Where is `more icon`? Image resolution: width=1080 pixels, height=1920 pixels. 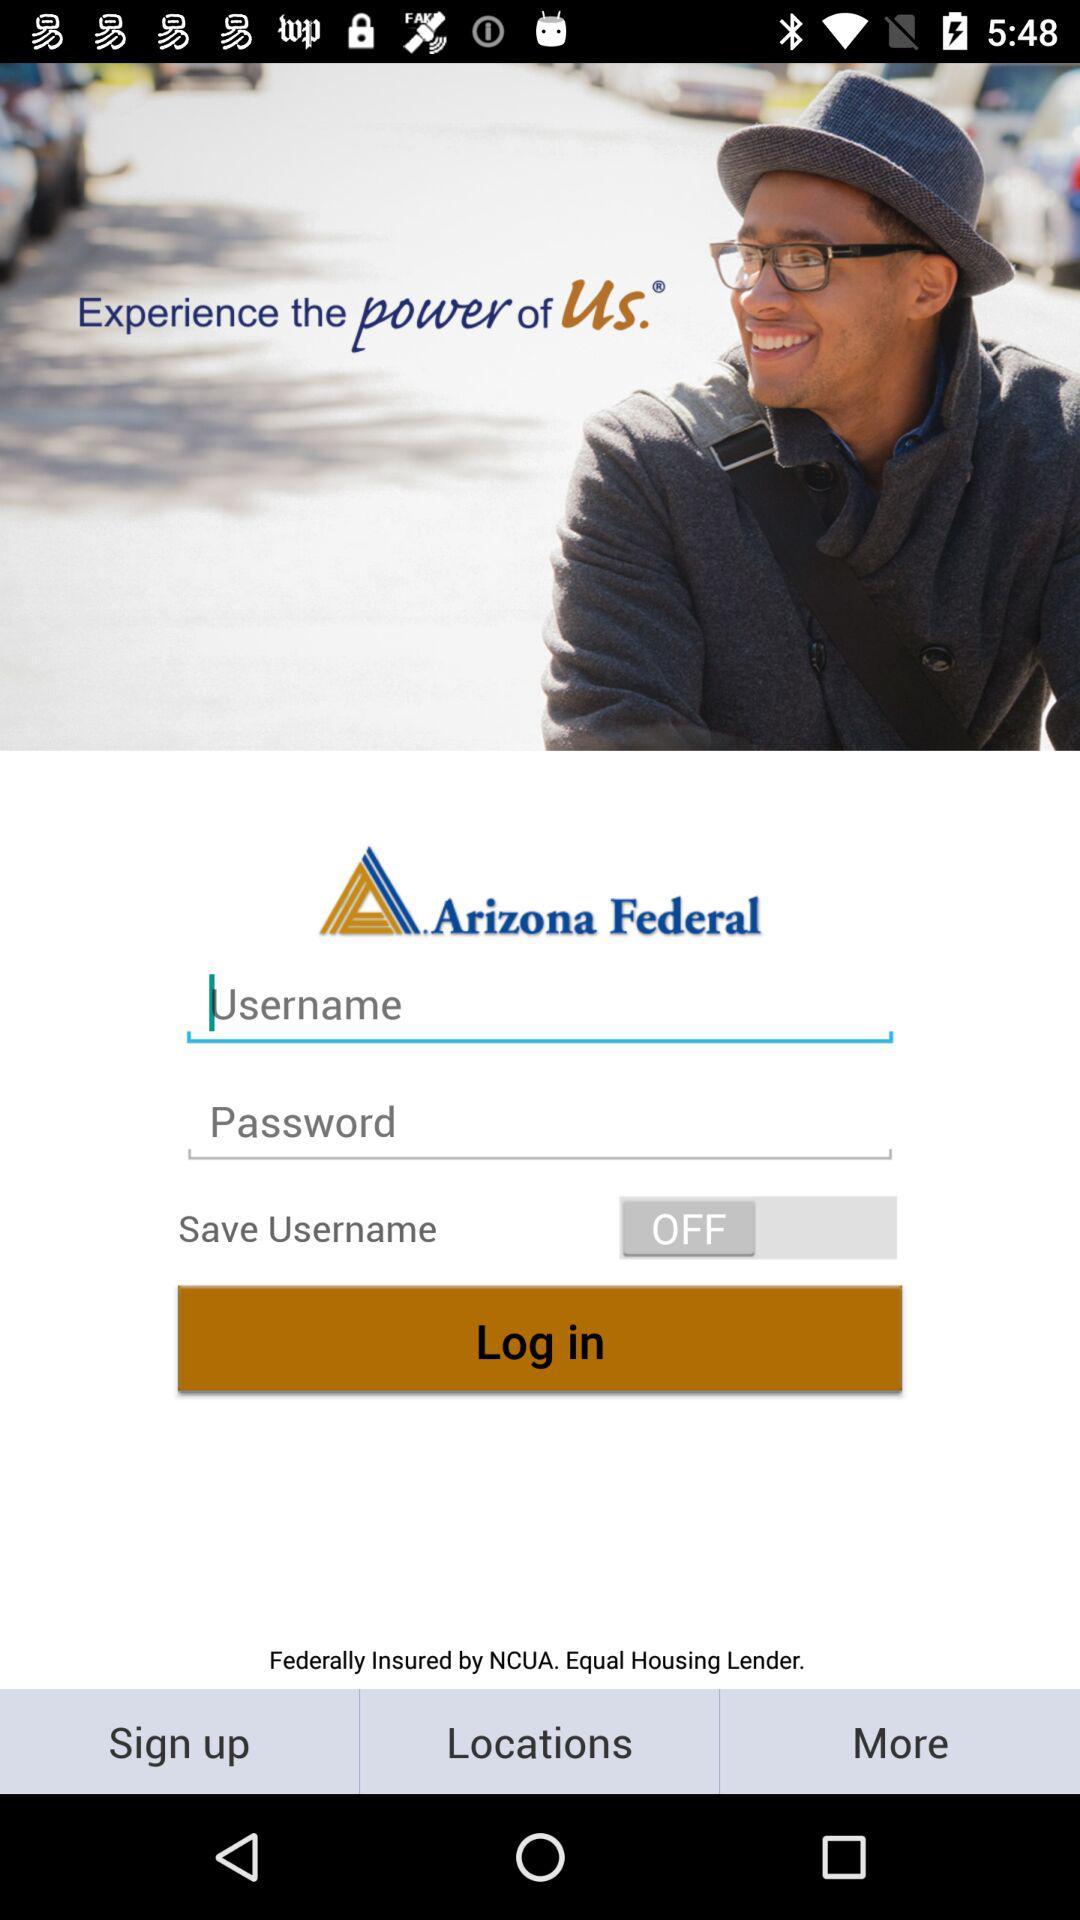 more icon is located at coordinates (898, 1740).